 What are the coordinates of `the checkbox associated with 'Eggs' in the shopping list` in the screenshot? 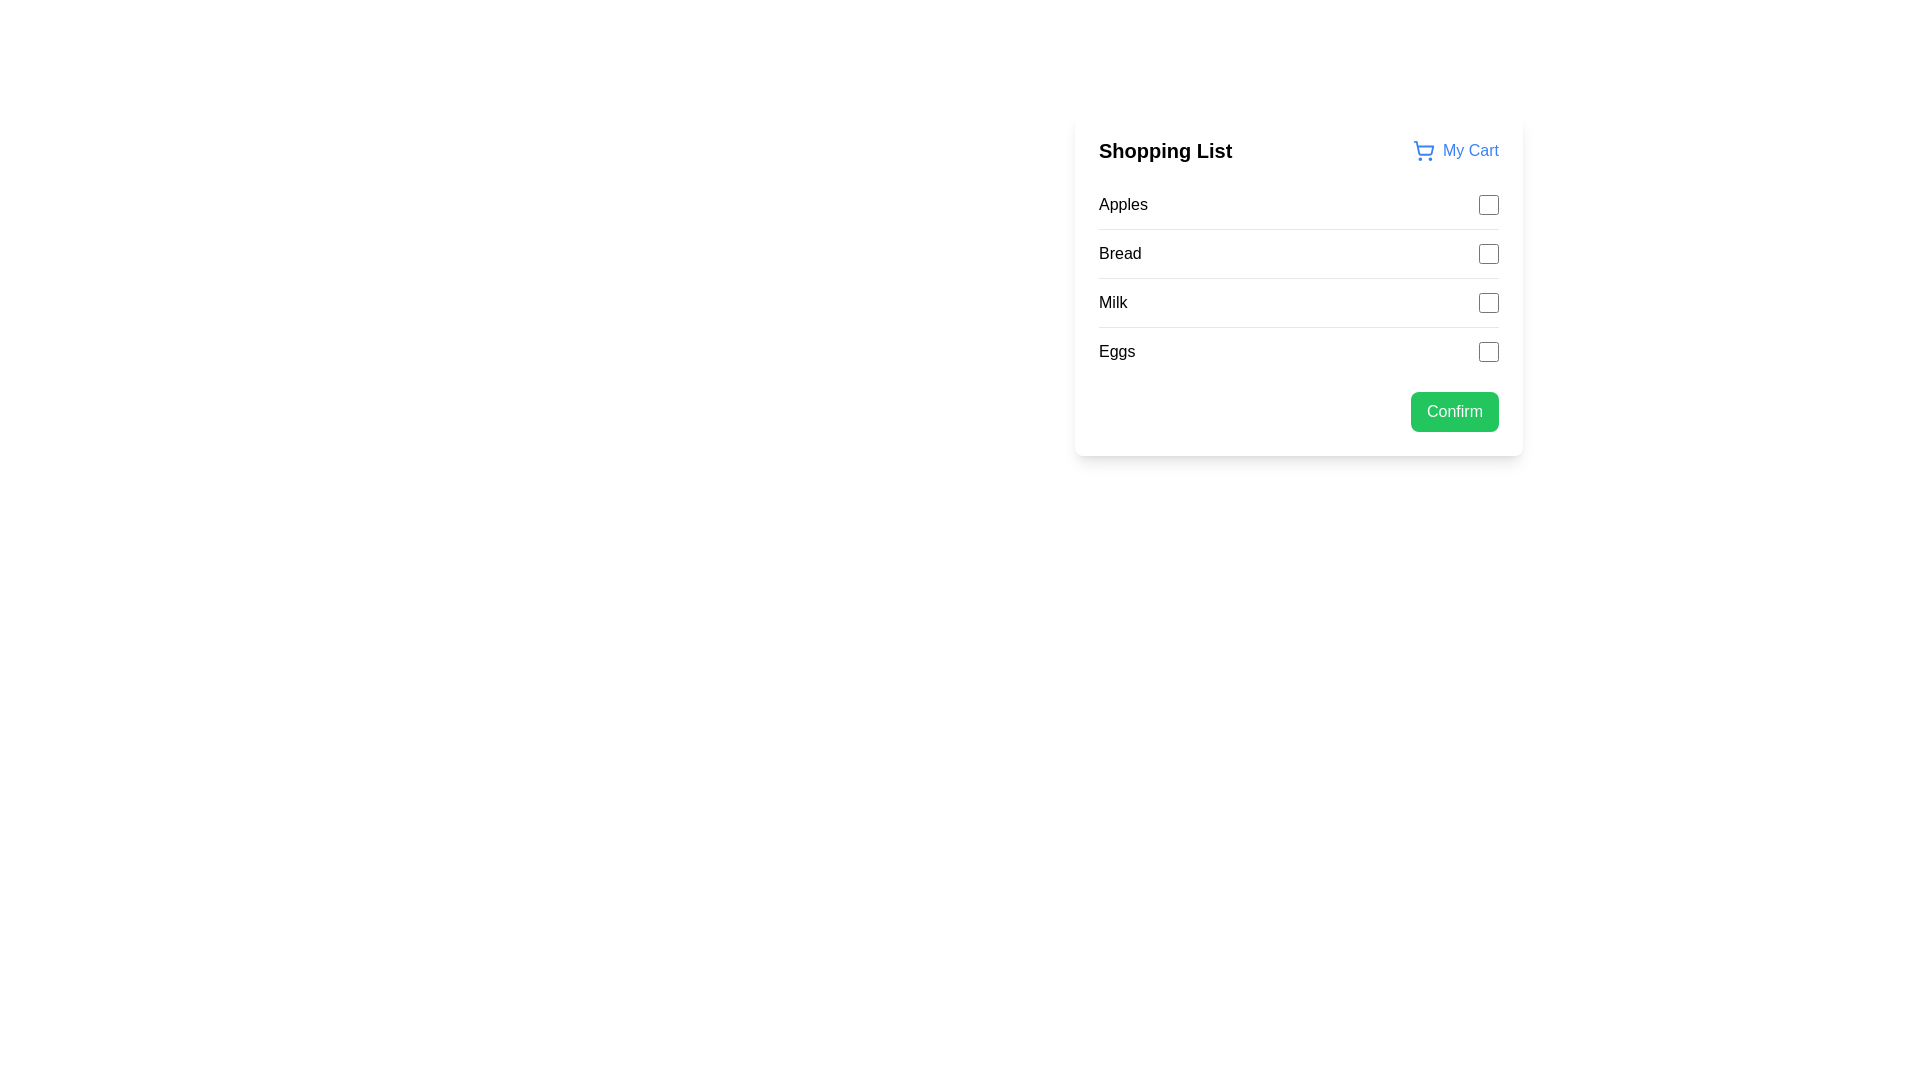 It's located at (1488, 350).